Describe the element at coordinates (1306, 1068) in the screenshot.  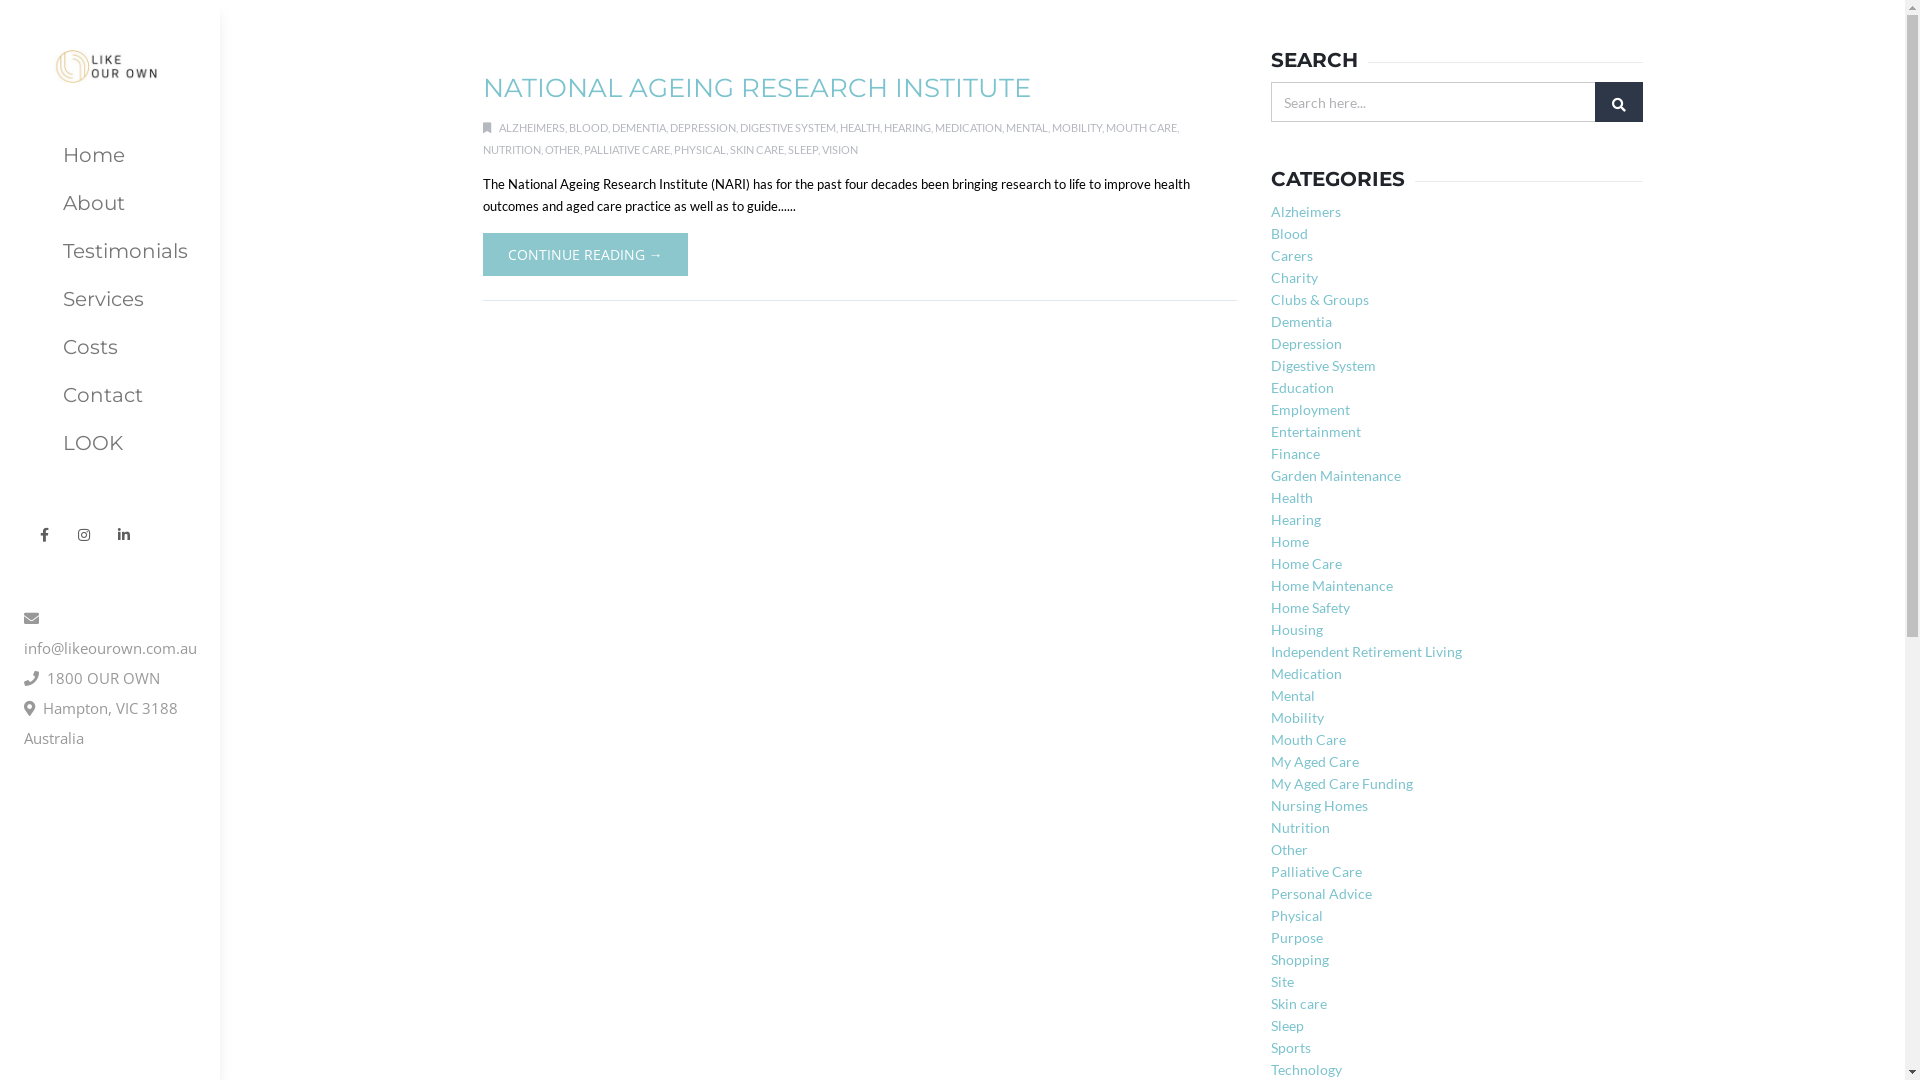
I see `'Technology'` at that location.